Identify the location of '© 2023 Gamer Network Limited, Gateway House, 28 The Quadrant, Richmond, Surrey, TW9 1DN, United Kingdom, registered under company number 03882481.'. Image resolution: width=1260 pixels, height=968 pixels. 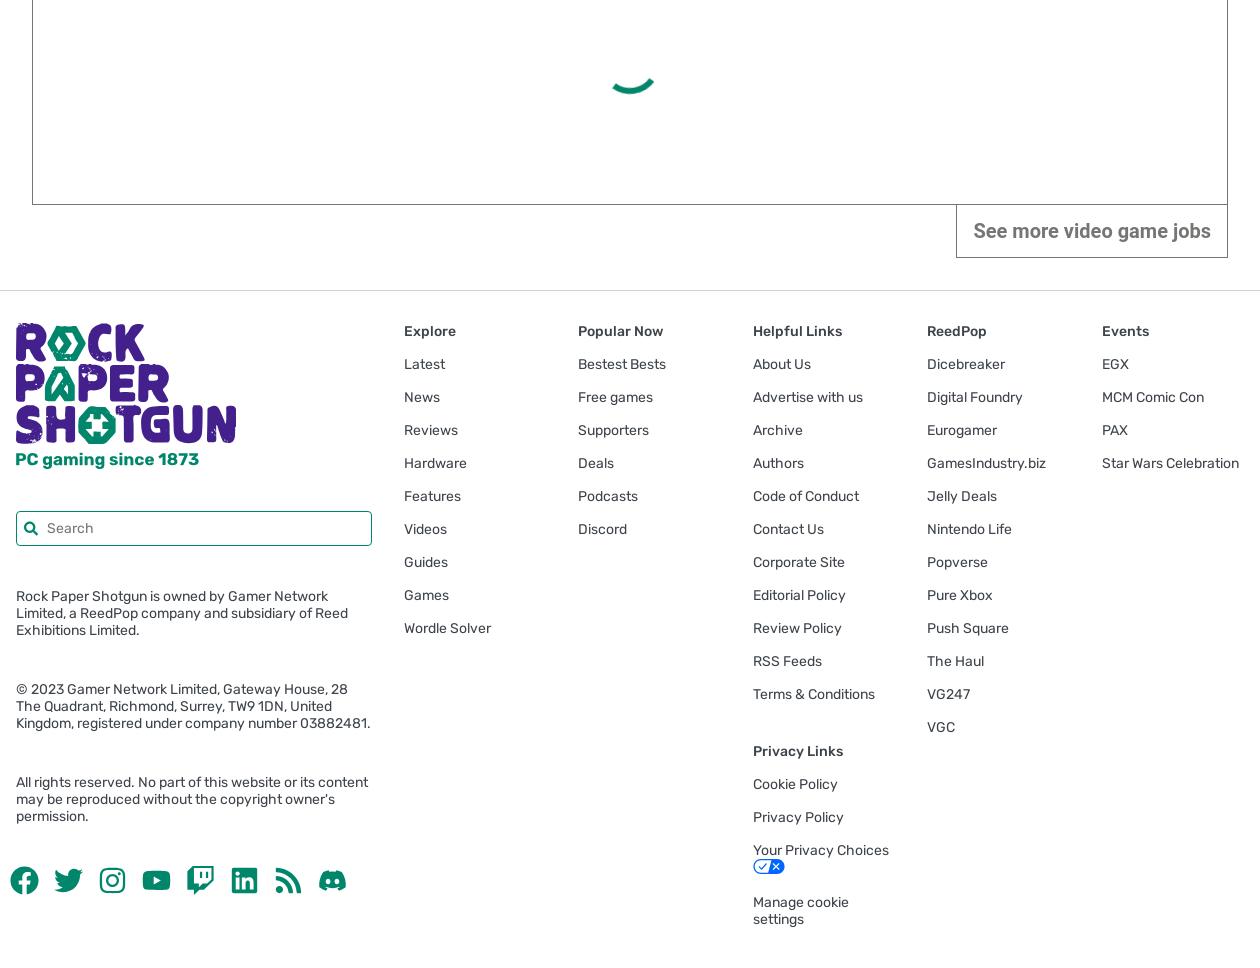
(193, 704).